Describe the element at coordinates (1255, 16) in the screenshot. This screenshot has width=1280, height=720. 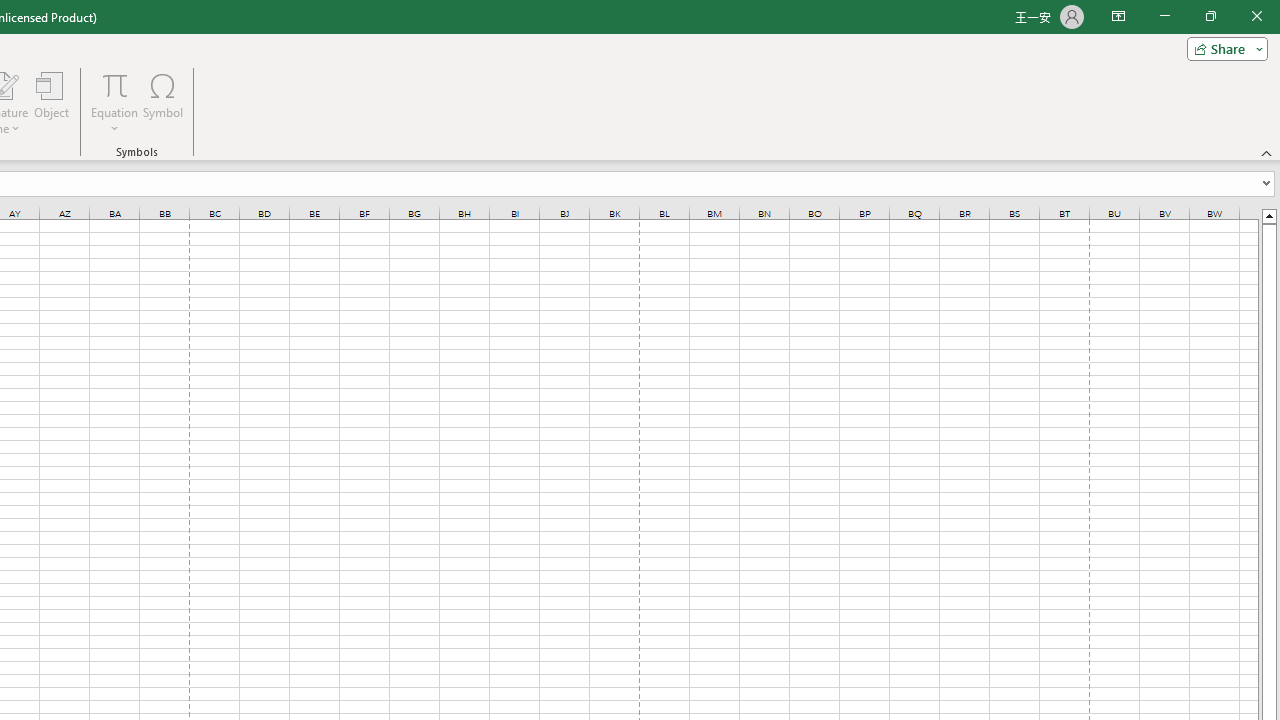
I see `'Close'` at that location.